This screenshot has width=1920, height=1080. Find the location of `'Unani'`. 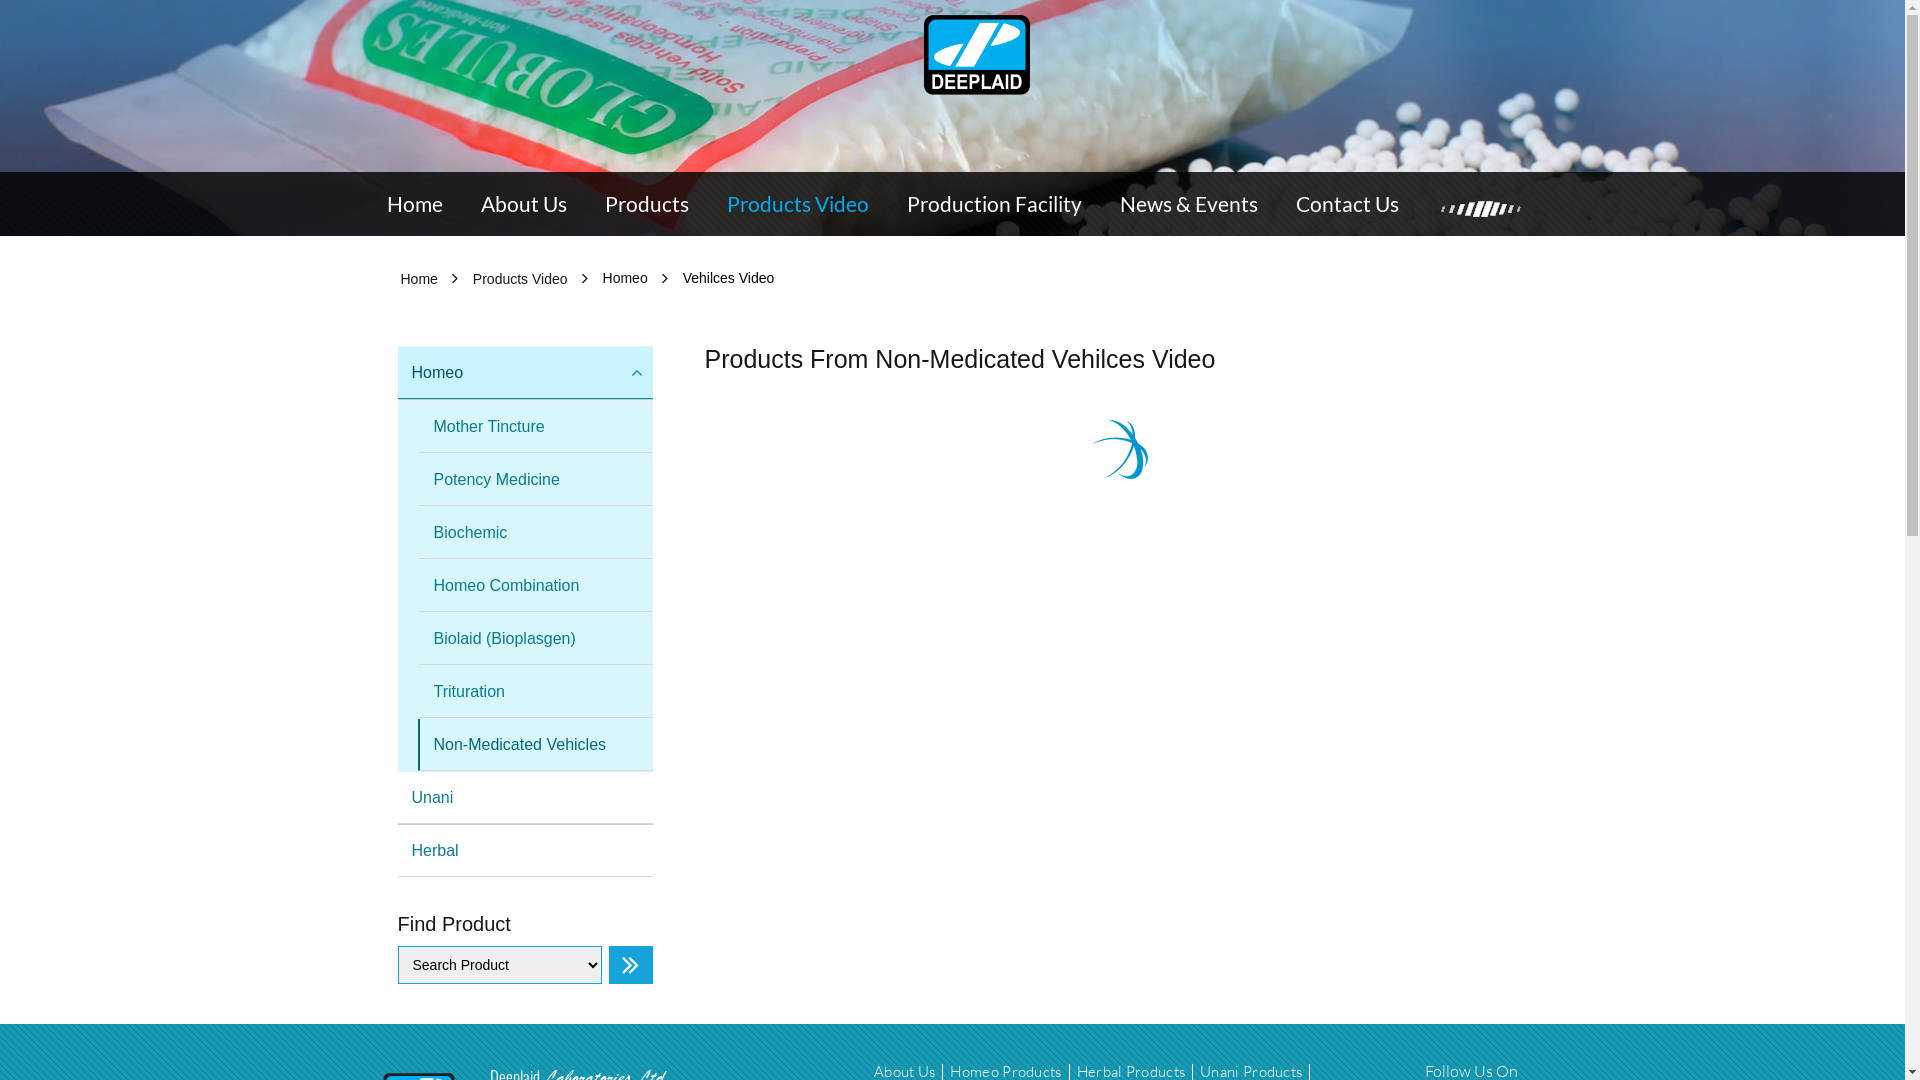

'Unani' is located at coordinates (525, 797).